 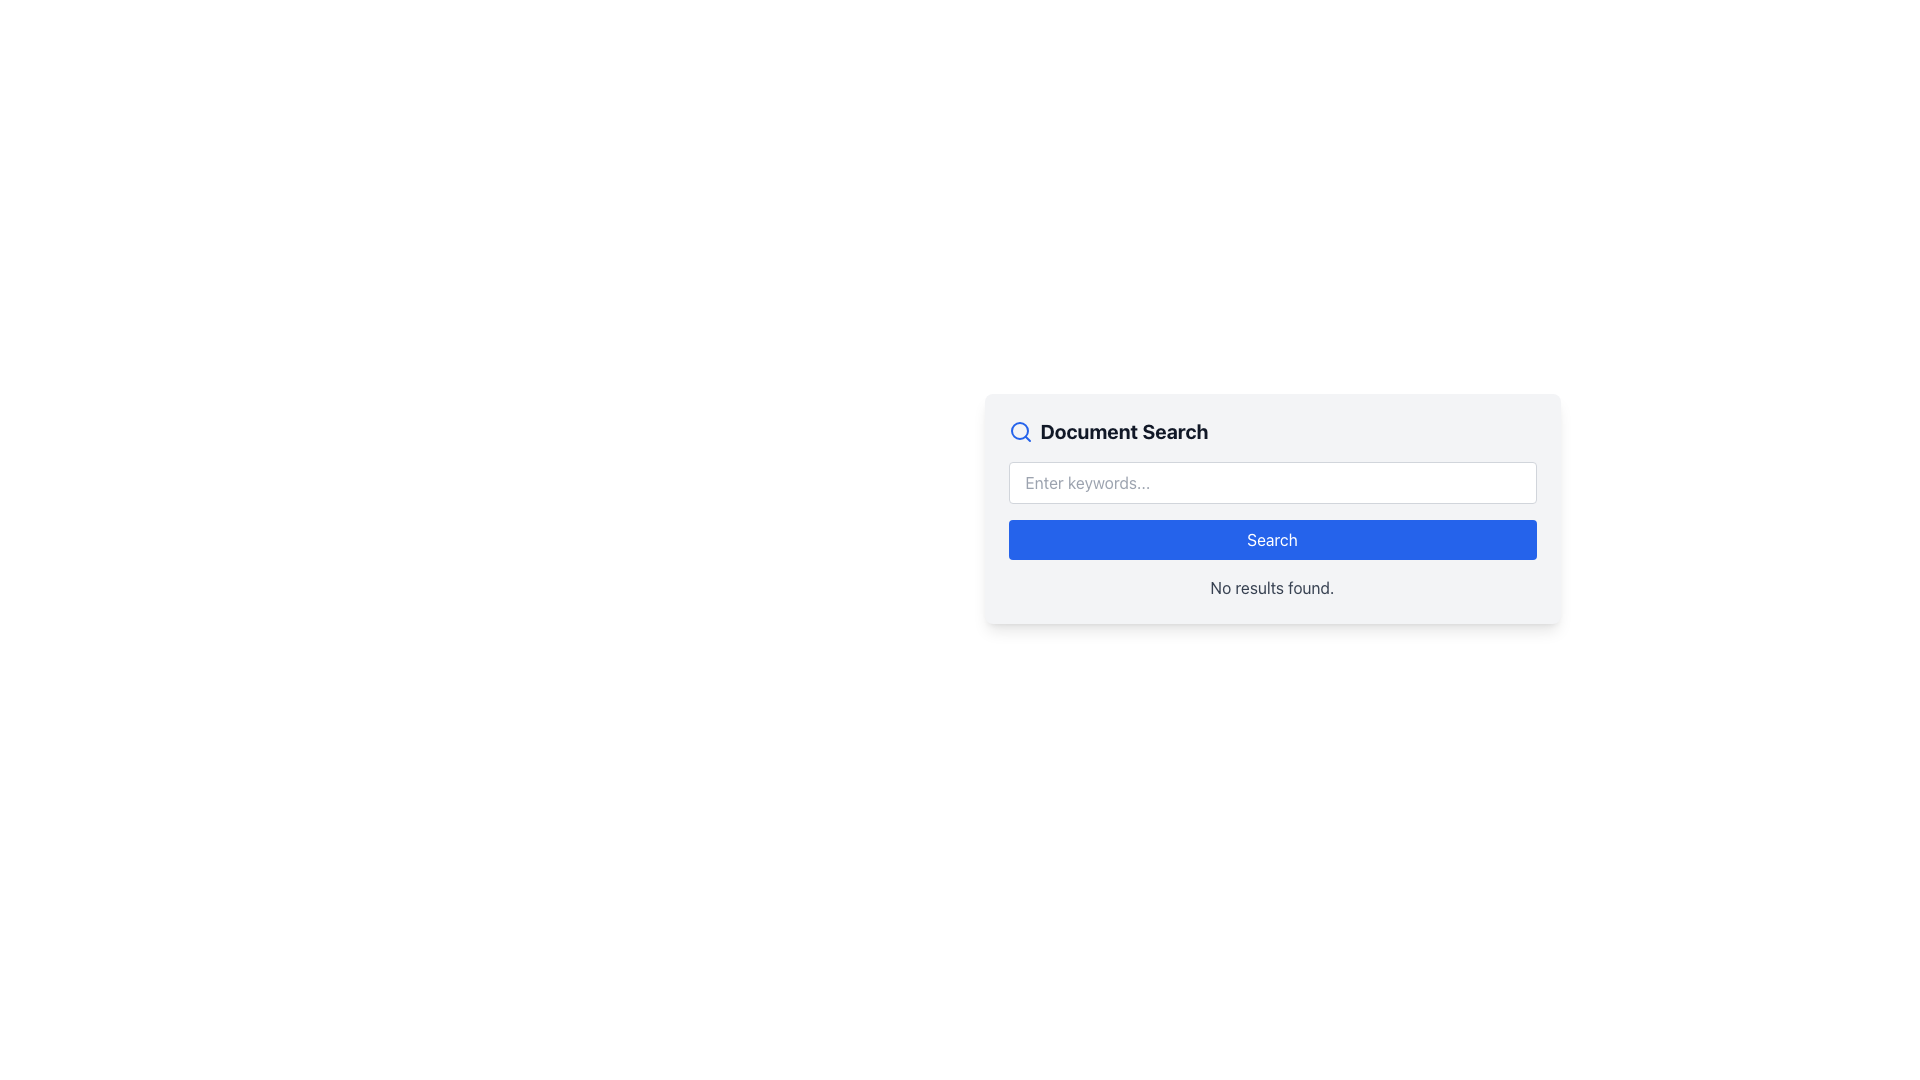 I want to click on the non-interactive informative message displayed when no search results match the user's query, located below the blue 'Search' button, so click(x=1271, y=586).